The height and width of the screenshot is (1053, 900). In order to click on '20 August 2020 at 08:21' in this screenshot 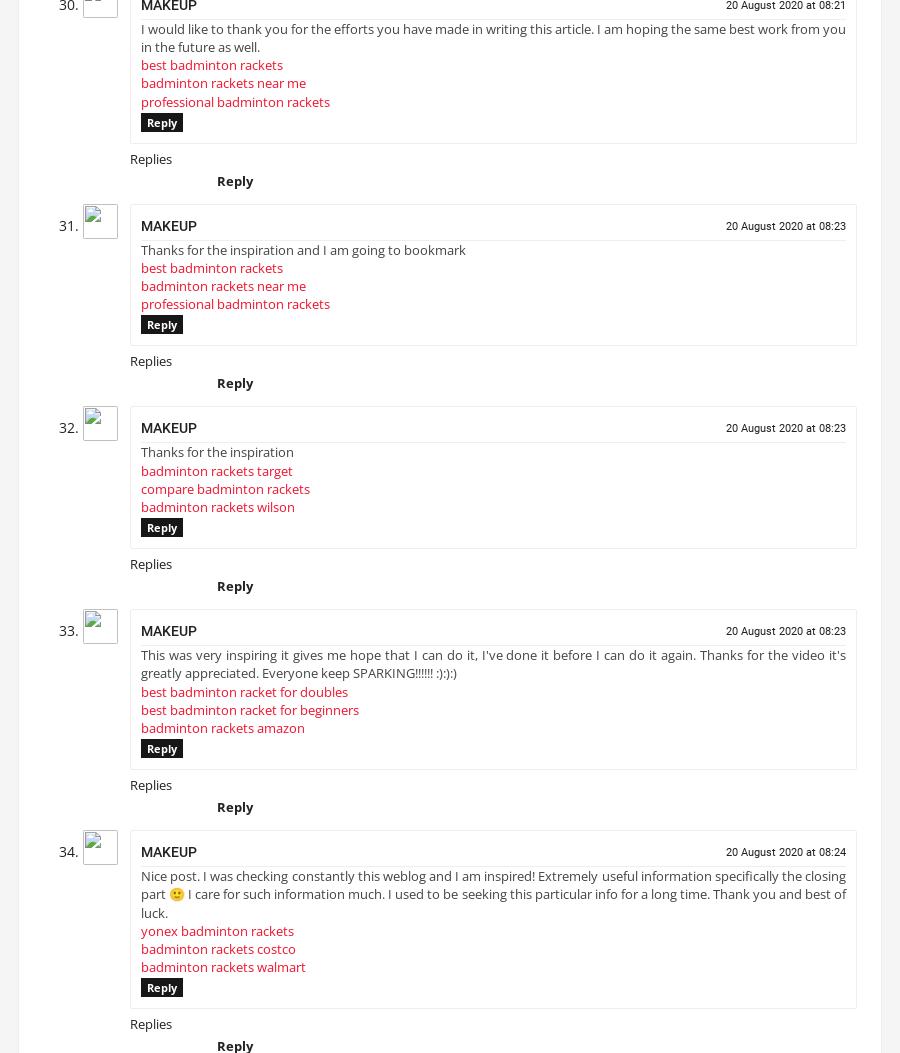, I will do `click(784, 12)`.